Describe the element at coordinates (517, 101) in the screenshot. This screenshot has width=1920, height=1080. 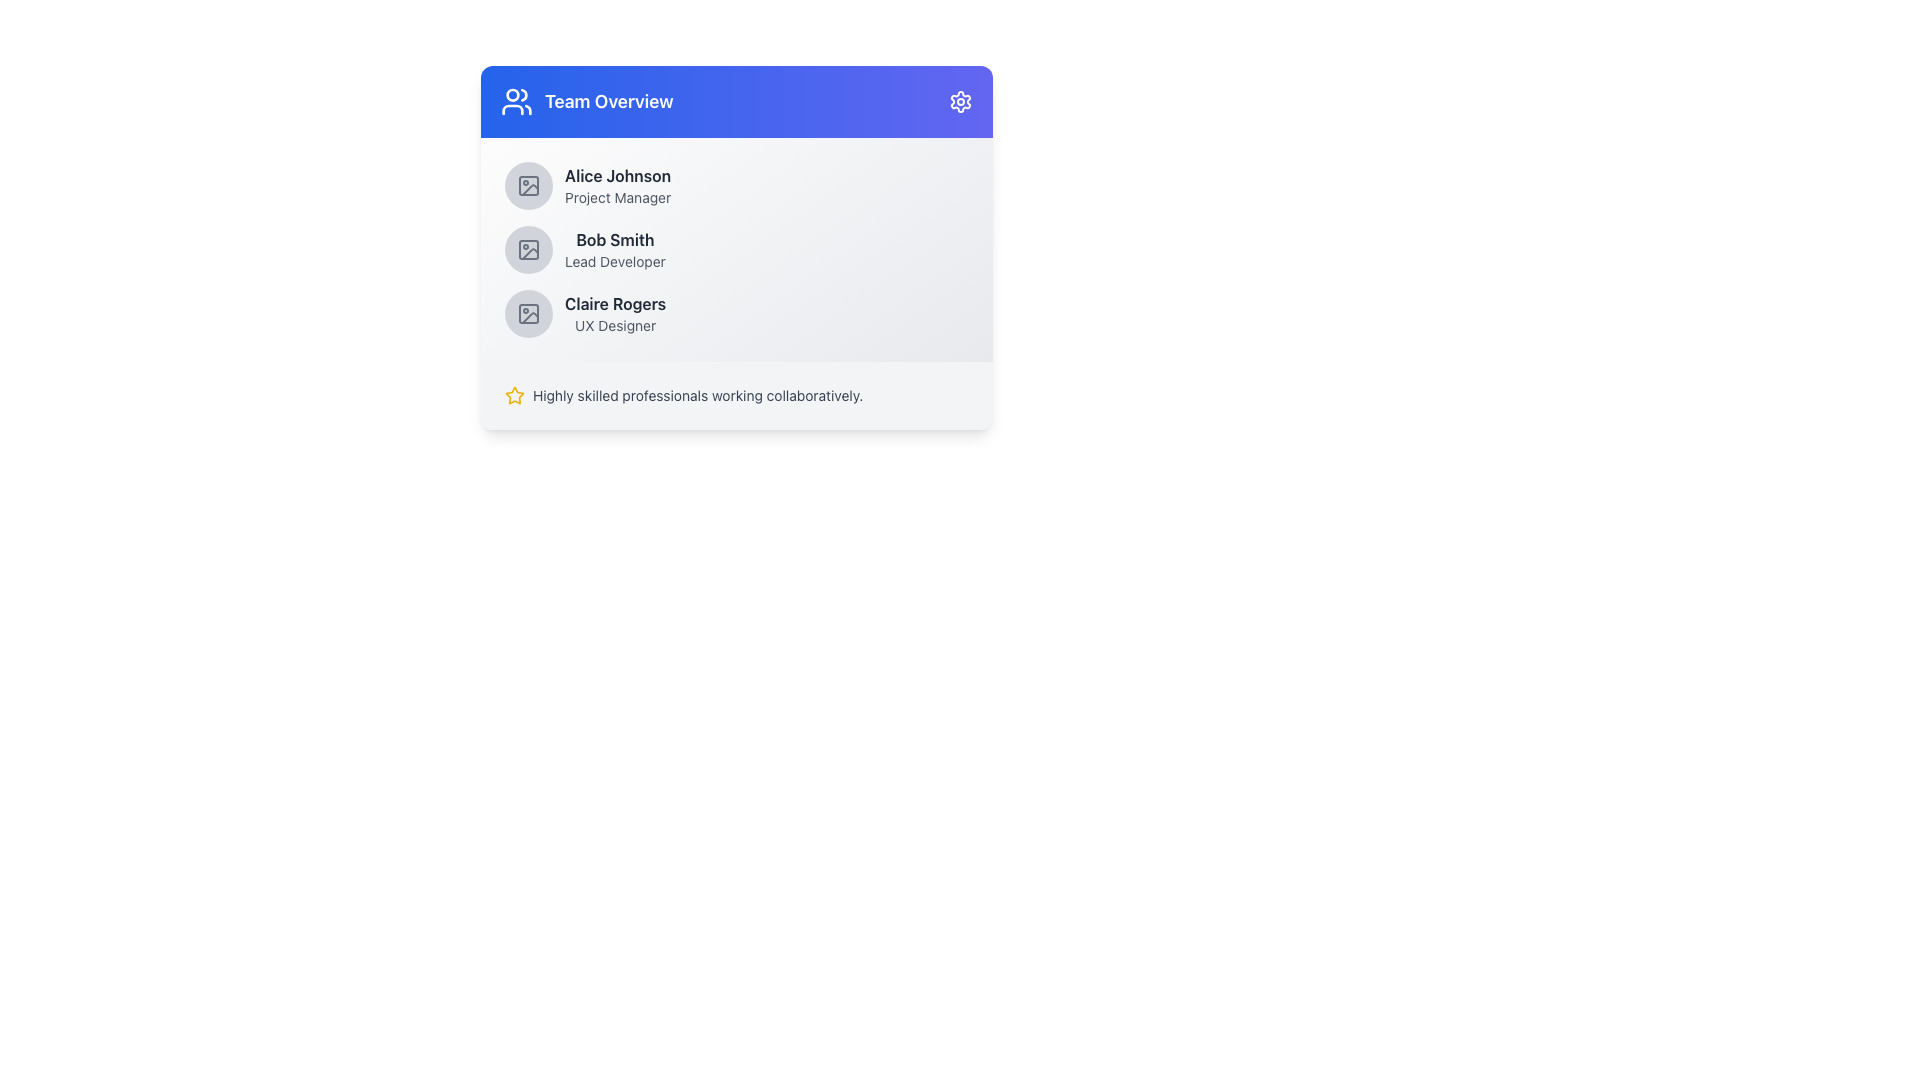
I see `the blue background icon depicting multiple users, located to the far left of the header bar labeled 'Team Overview'` at that location.